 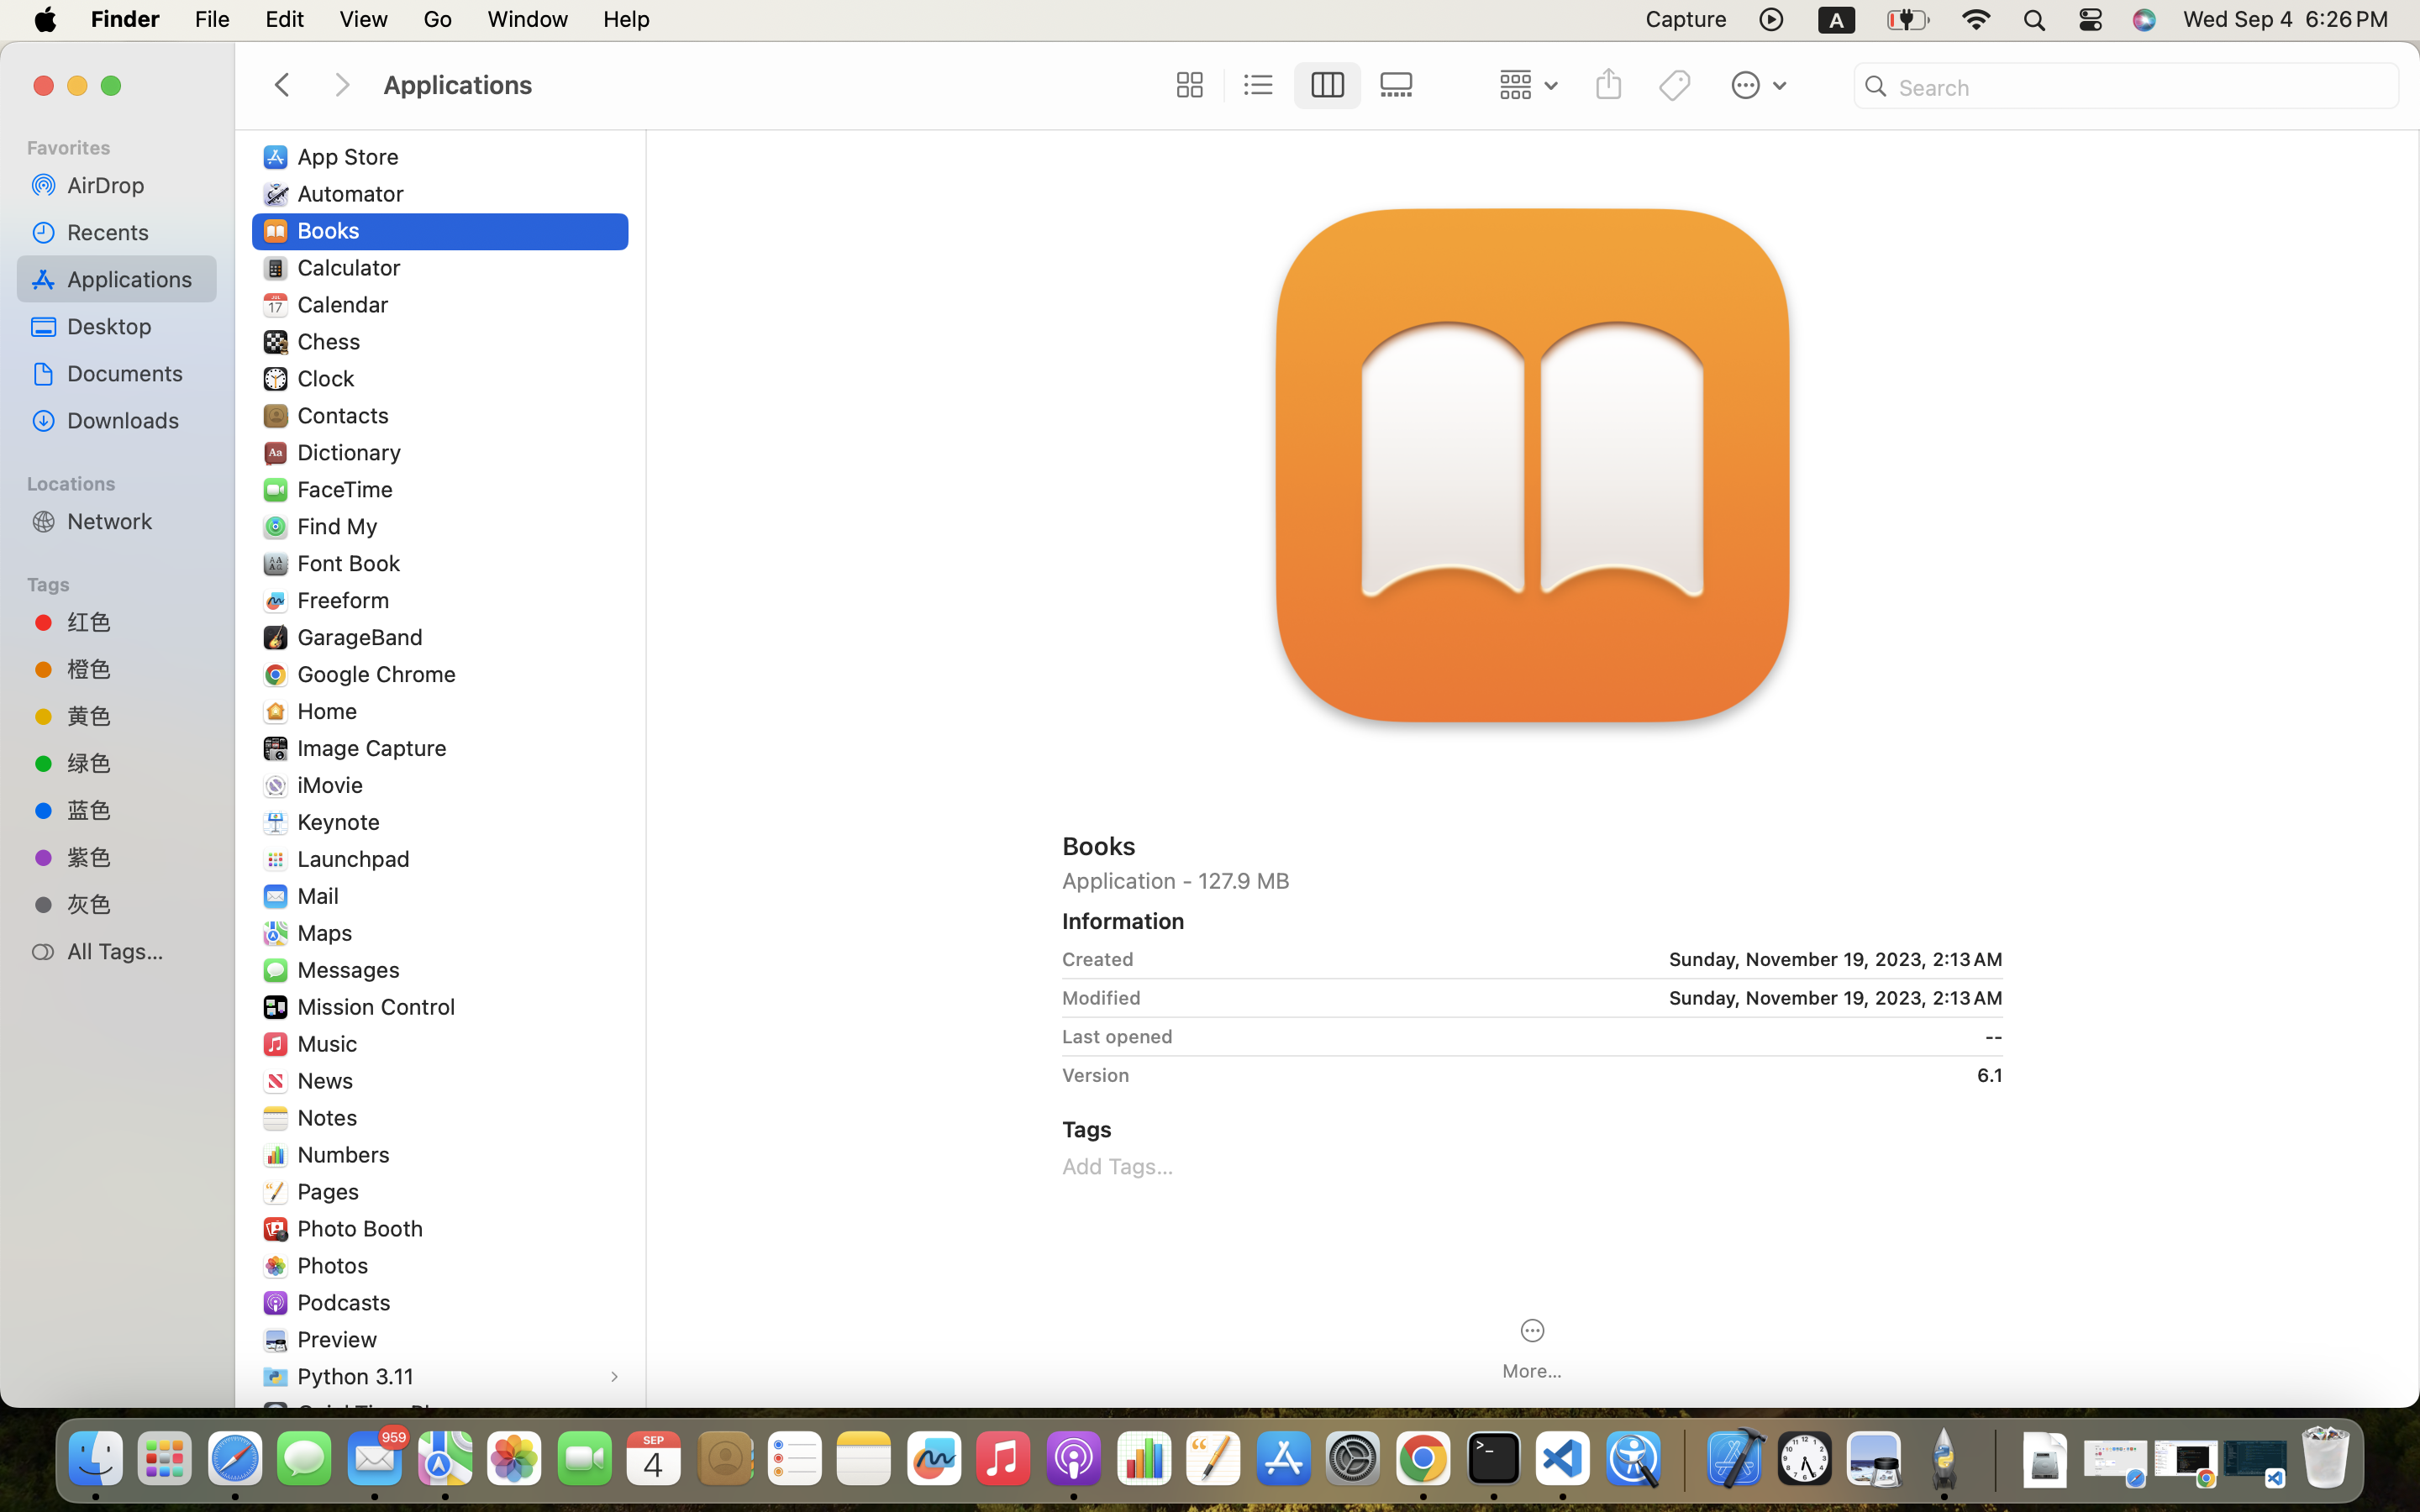 What do you see at coordinates (351, 154) in the screenshot?
I see `'App Store'` at bounding box center [351, 154].